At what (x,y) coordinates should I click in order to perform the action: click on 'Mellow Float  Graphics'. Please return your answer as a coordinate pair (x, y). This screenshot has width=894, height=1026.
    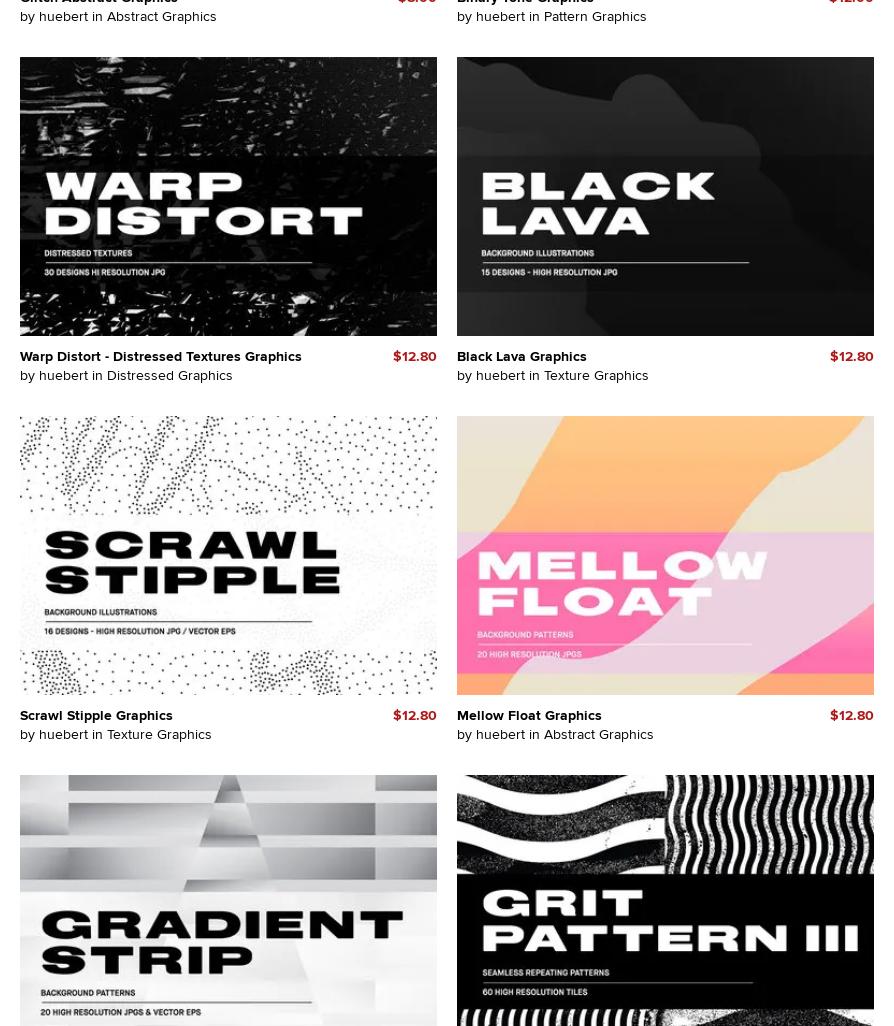
    Looking at the image, I should click on (529, 713).